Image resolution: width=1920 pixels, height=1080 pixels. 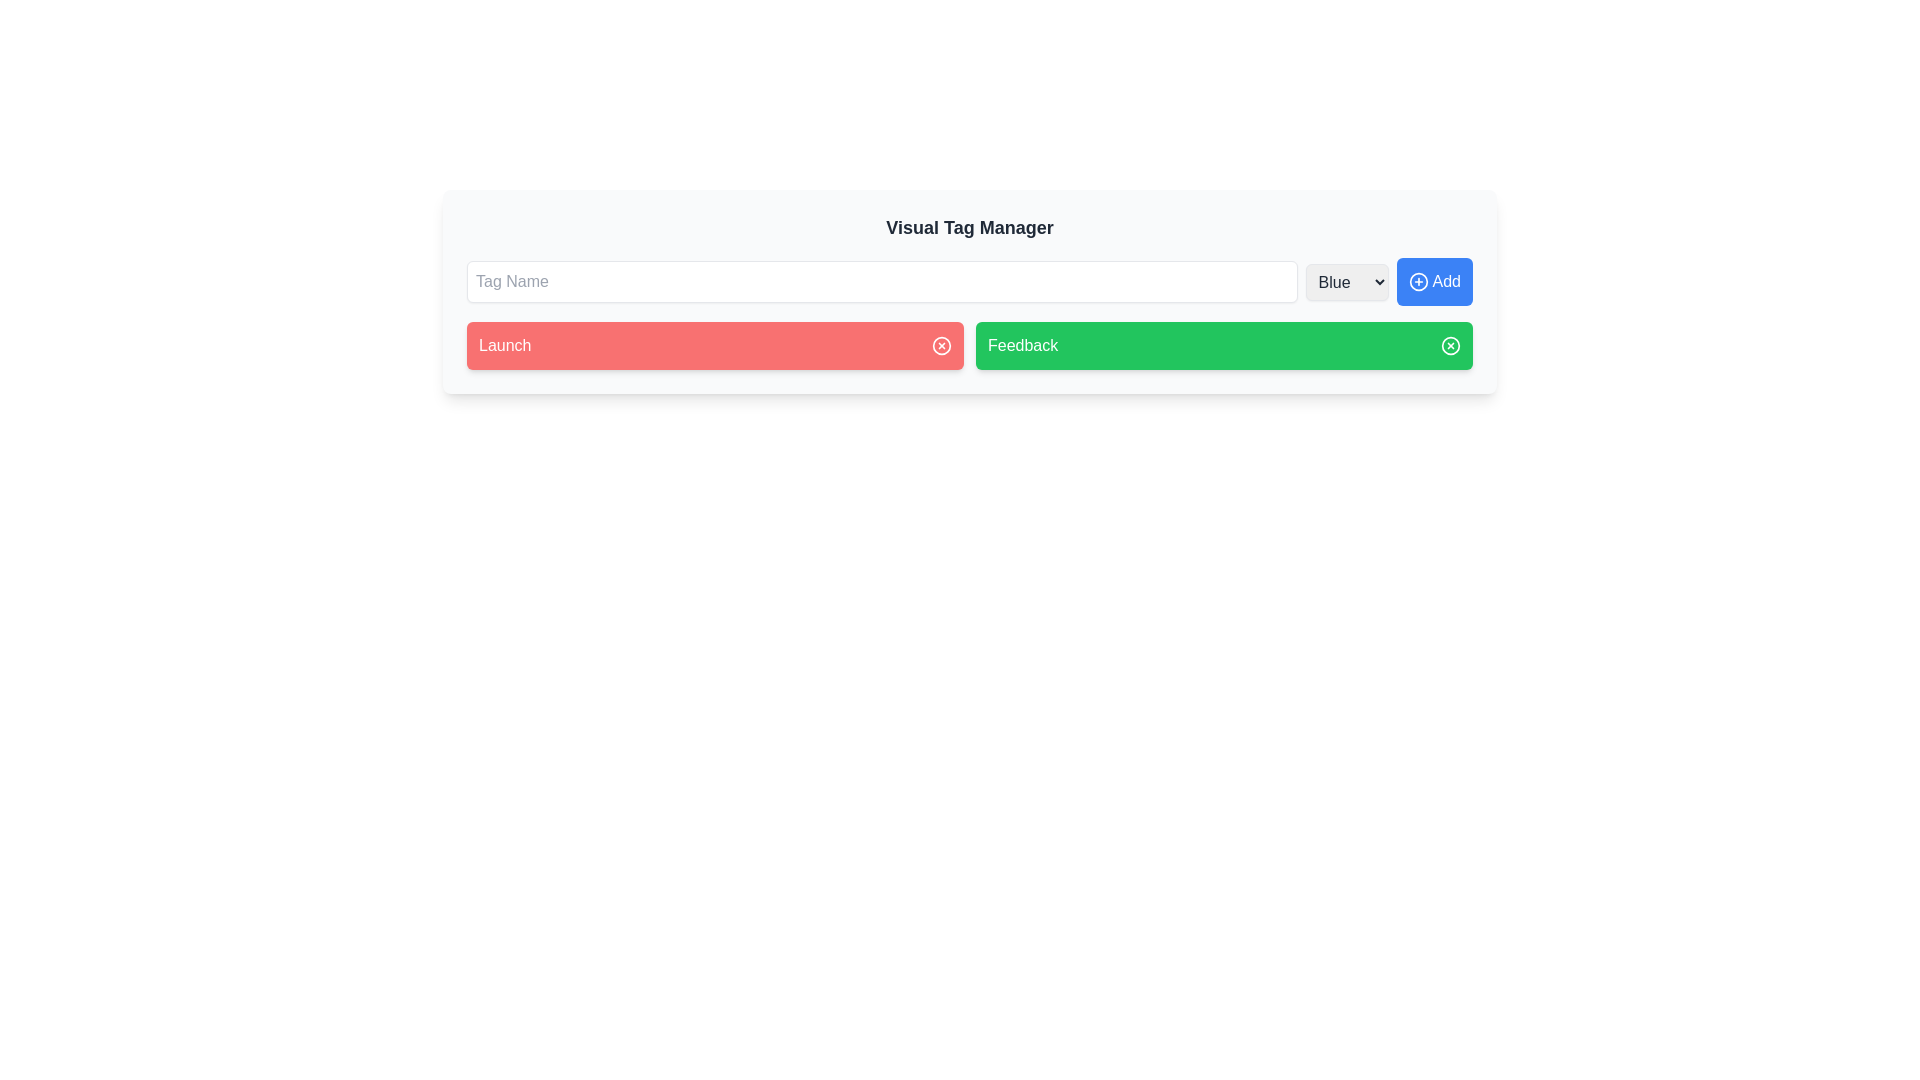 I want to click on the dropdown menu labeled 'Blue', so click(x=1347, y=281).